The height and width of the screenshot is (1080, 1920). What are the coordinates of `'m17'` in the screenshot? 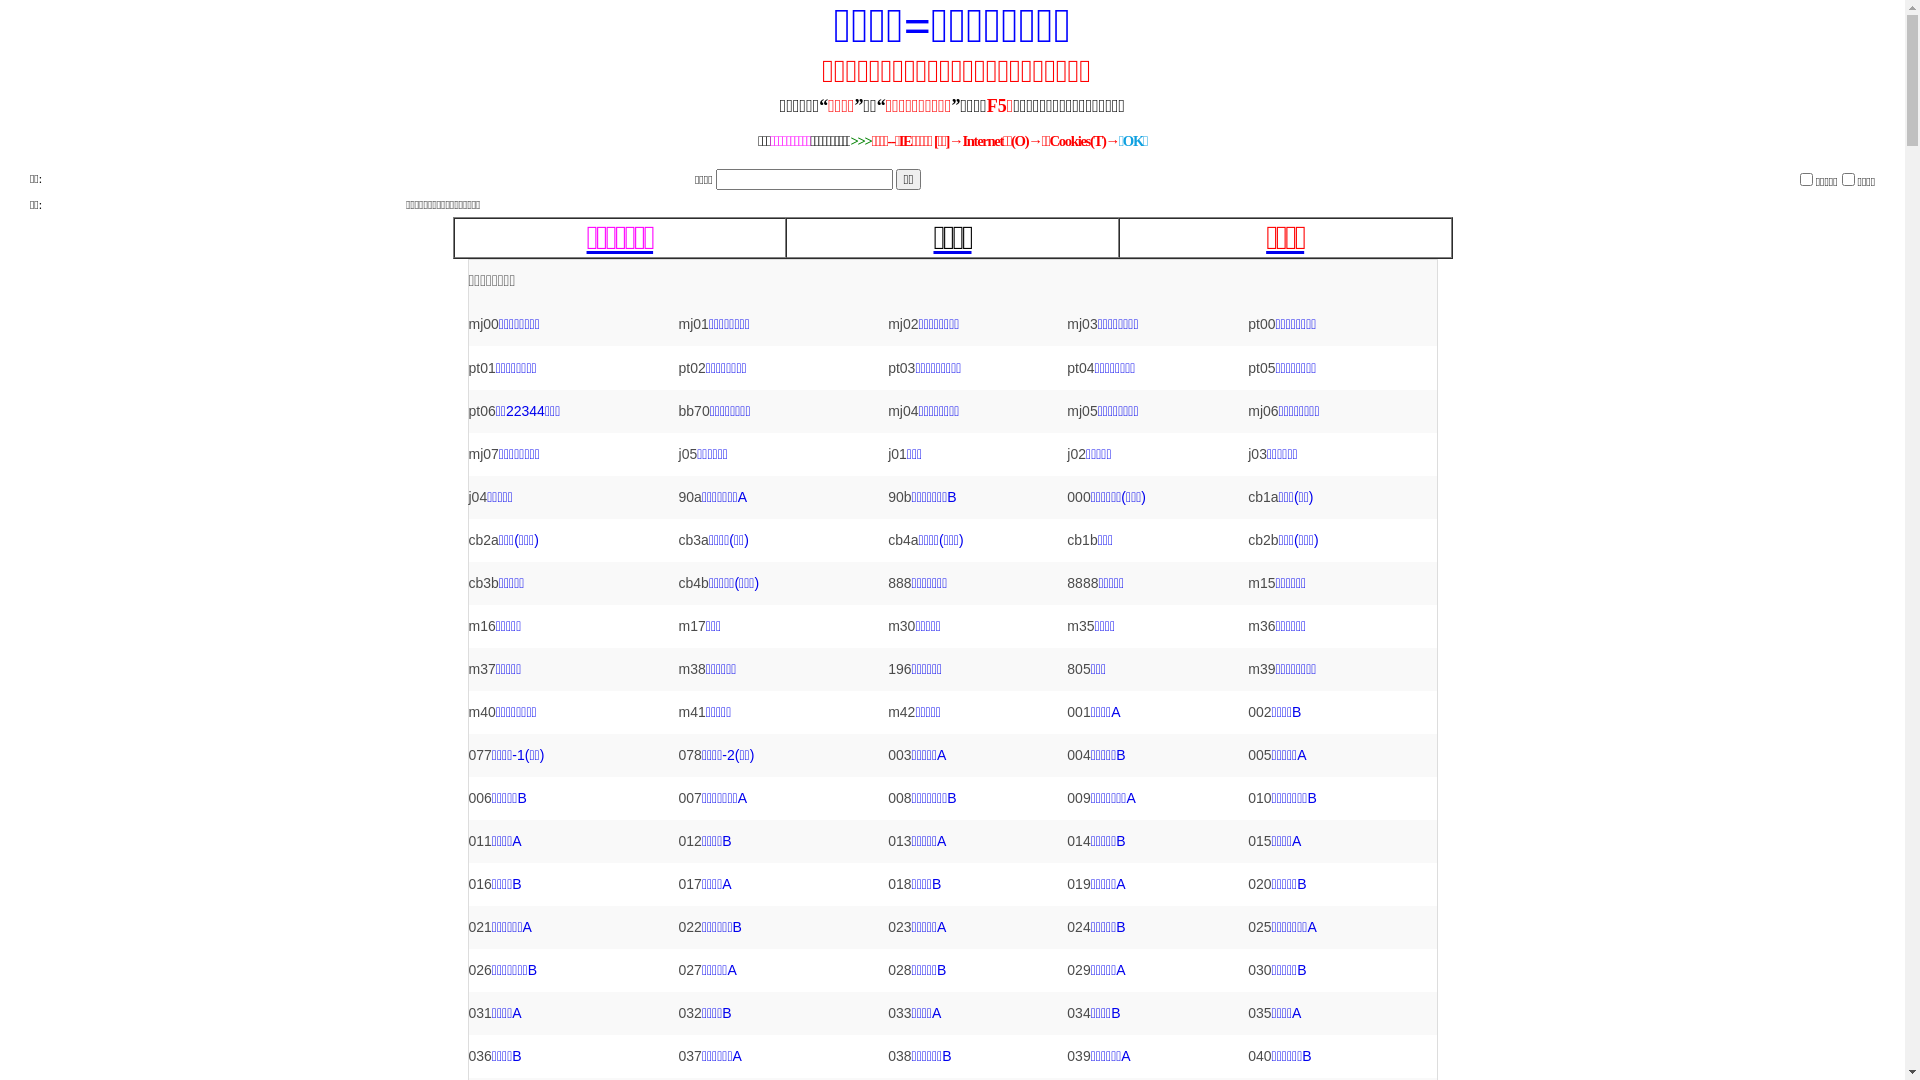 It's located at (692, 624).